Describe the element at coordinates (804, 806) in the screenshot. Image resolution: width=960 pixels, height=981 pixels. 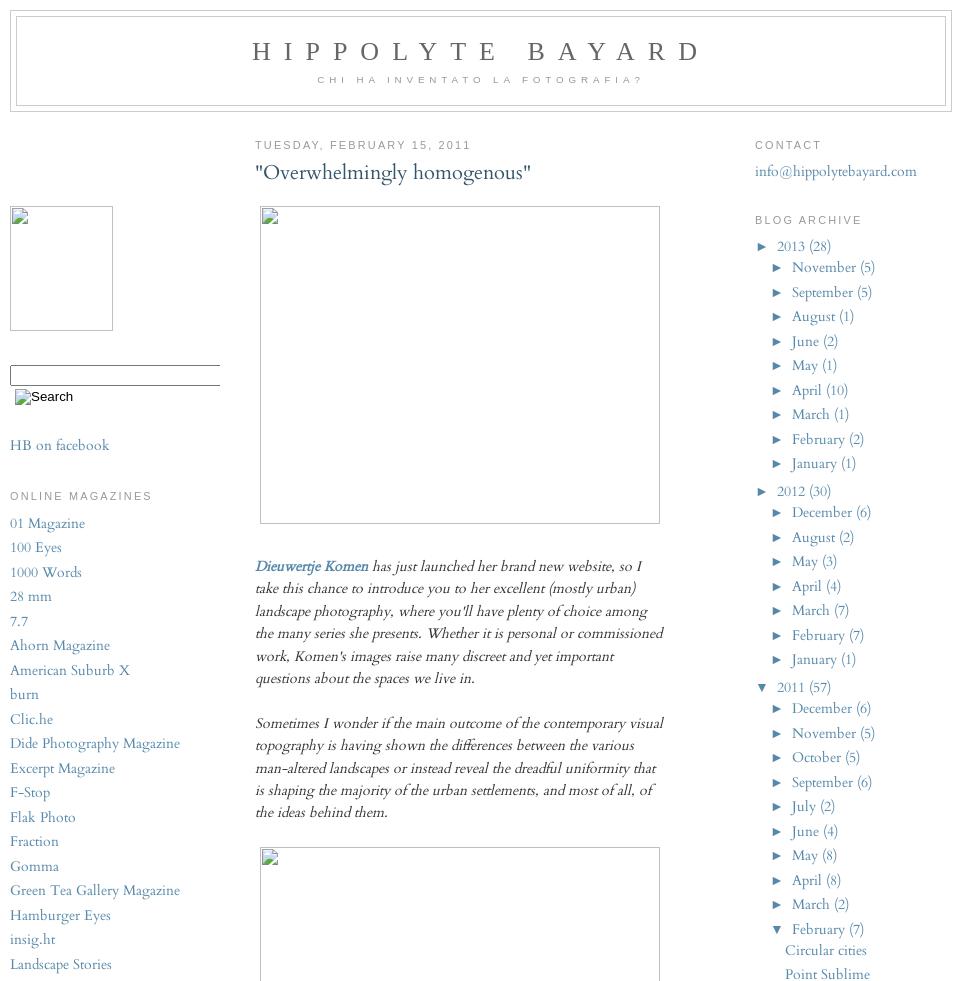
I see `'July'` at that location.